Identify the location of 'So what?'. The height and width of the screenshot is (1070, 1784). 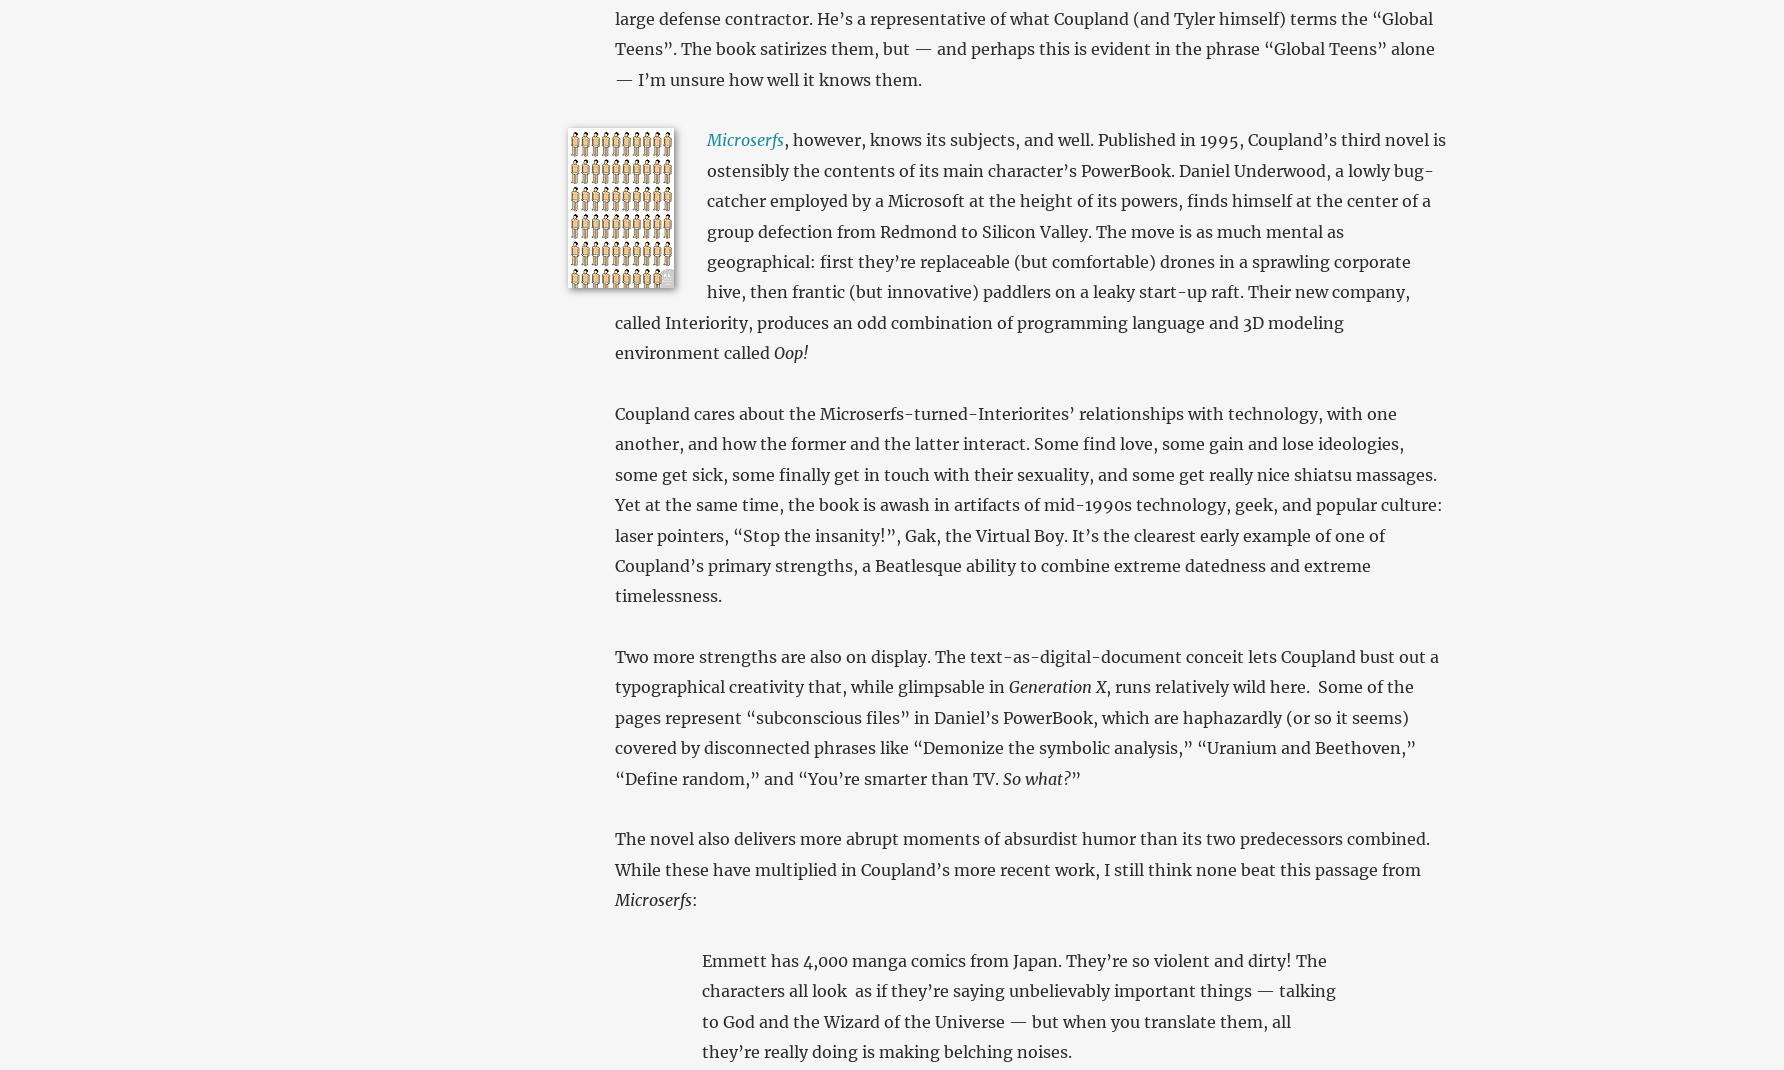
(1034, 776).